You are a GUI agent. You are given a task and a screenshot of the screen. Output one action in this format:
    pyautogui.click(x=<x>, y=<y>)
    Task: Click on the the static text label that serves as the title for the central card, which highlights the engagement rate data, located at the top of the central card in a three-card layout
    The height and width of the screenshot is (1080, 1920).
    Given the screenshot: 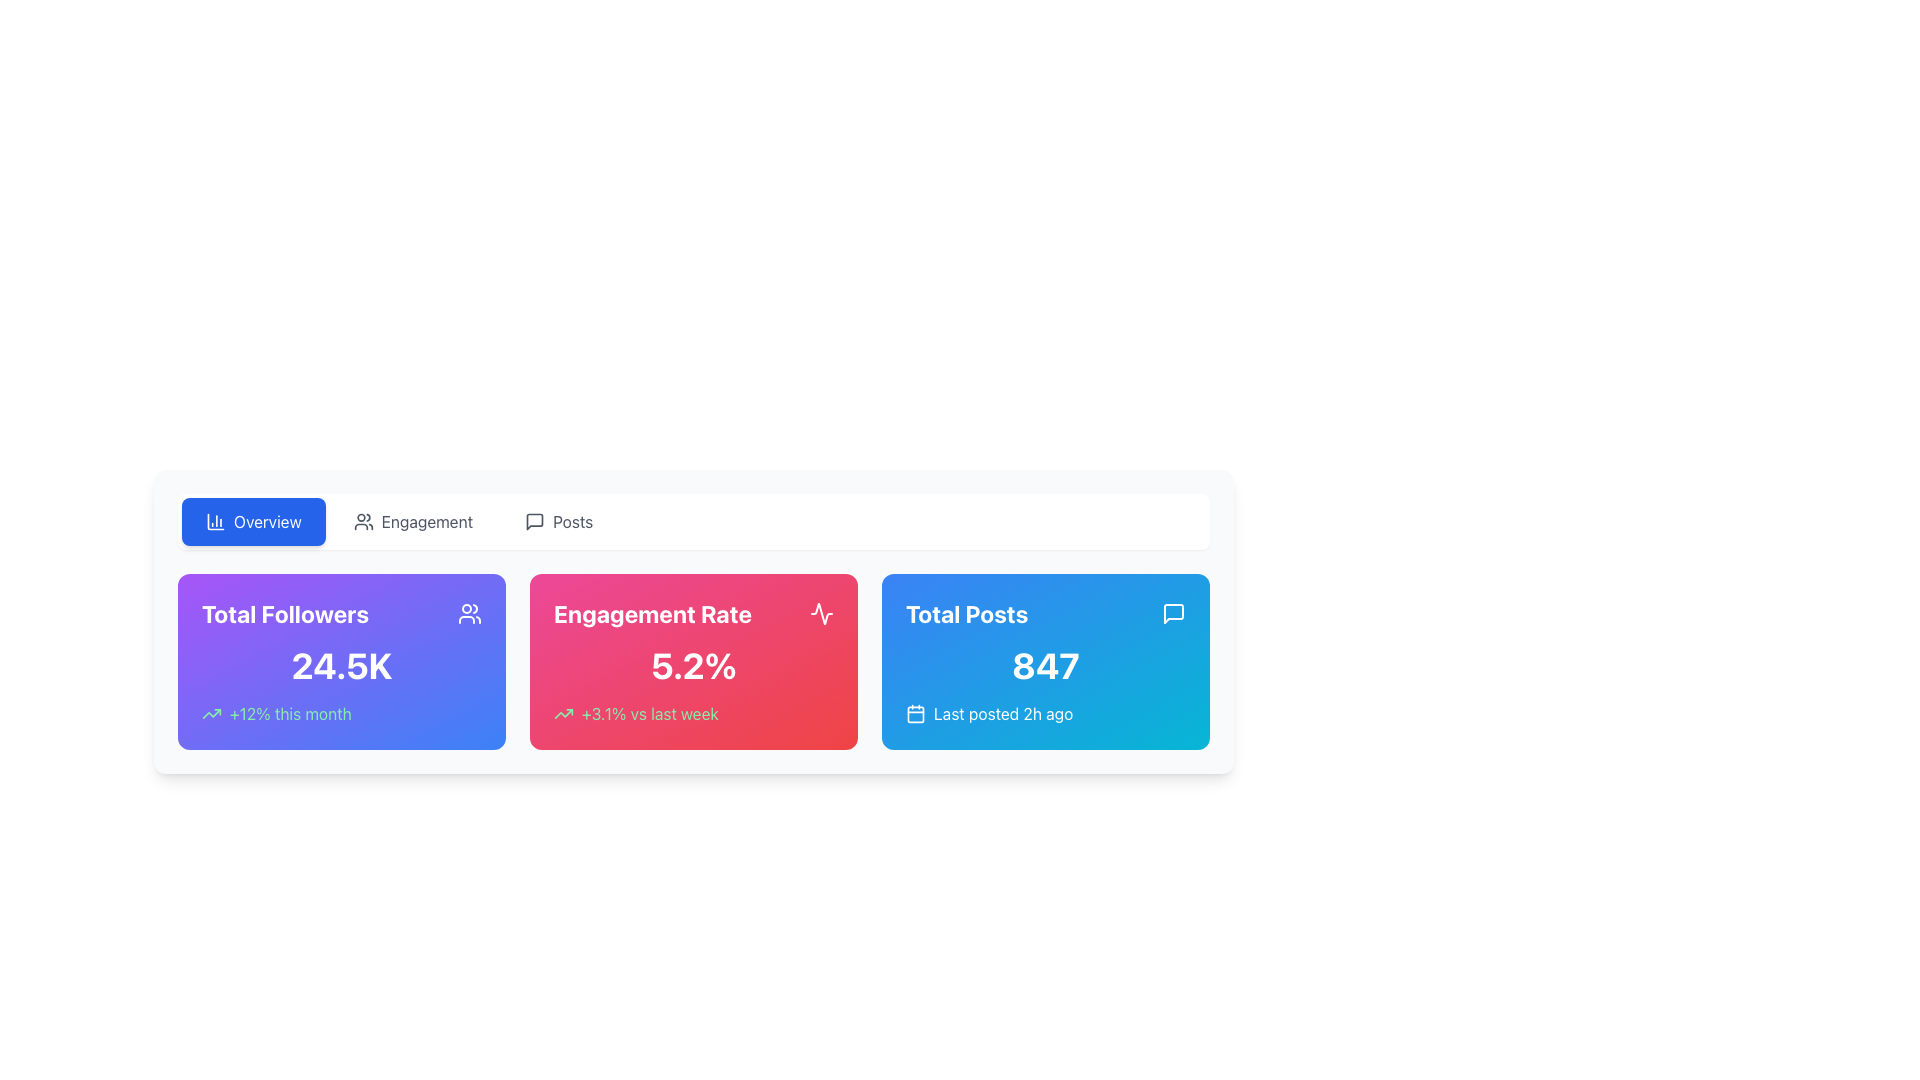 What is the action you would take?
    pyautogui.click(x=652, y=612)
    